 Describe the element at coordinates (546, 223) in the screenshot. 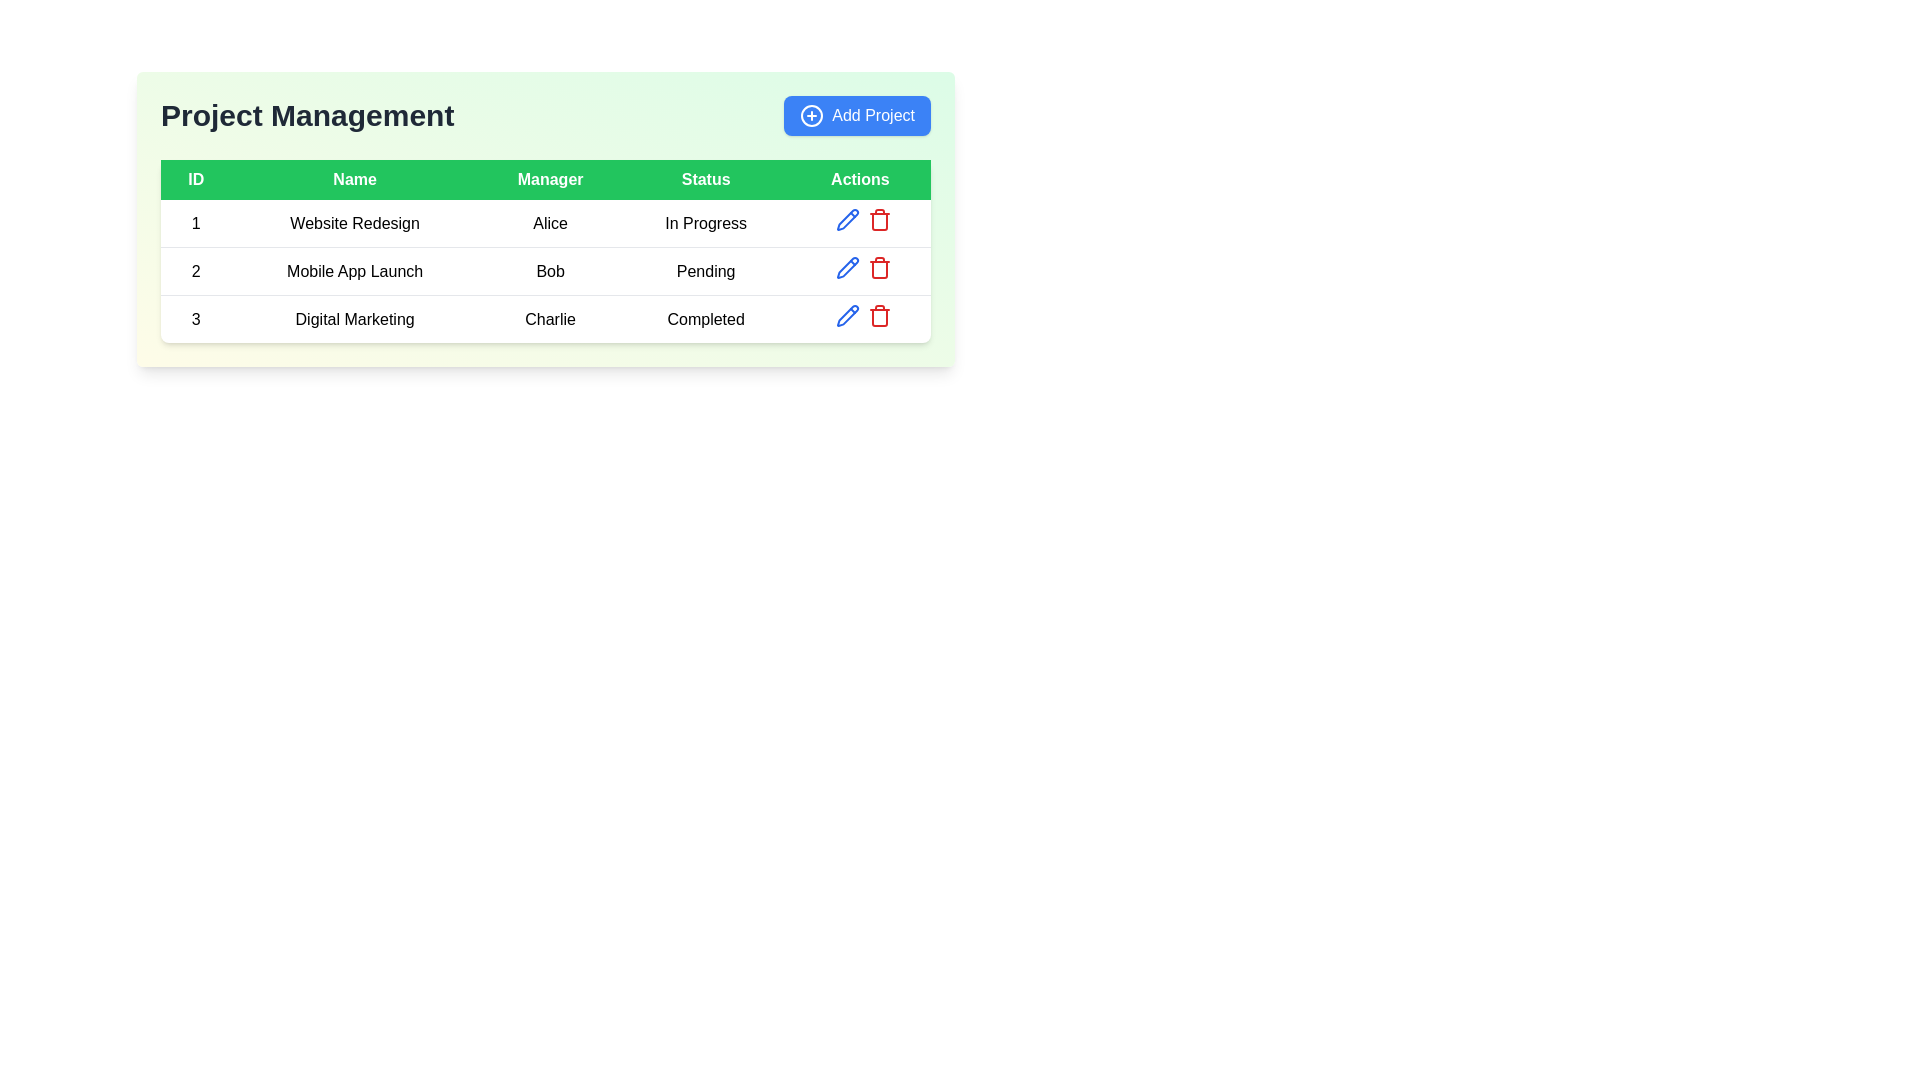

I see `the first row of the project information table which includes ID '1', name 'Website Redesign', manager 'Alice', status 'In Progress', and action icons for editing and deleting` at that location.